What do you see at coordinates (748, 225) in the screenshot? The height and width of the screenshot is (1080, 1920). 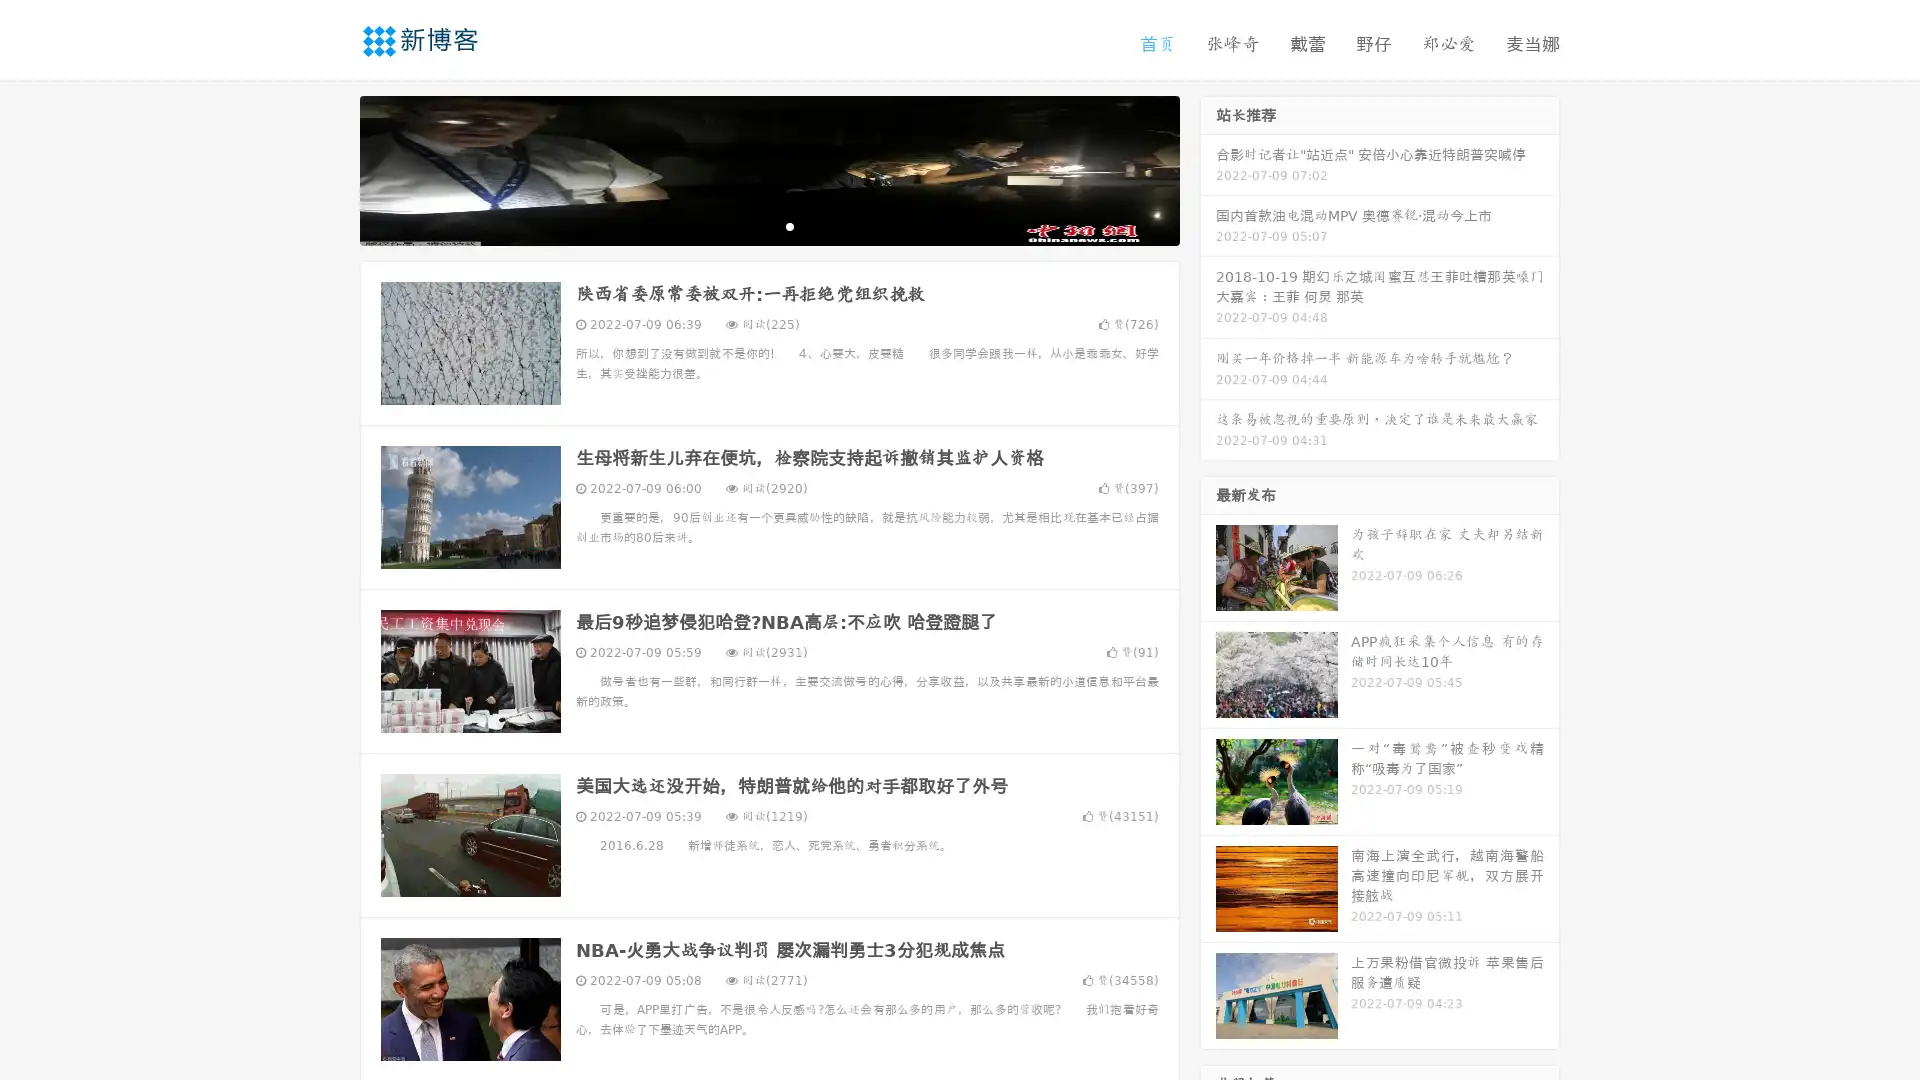 I see `Go to slide 1` at bounding box center [748, 225].